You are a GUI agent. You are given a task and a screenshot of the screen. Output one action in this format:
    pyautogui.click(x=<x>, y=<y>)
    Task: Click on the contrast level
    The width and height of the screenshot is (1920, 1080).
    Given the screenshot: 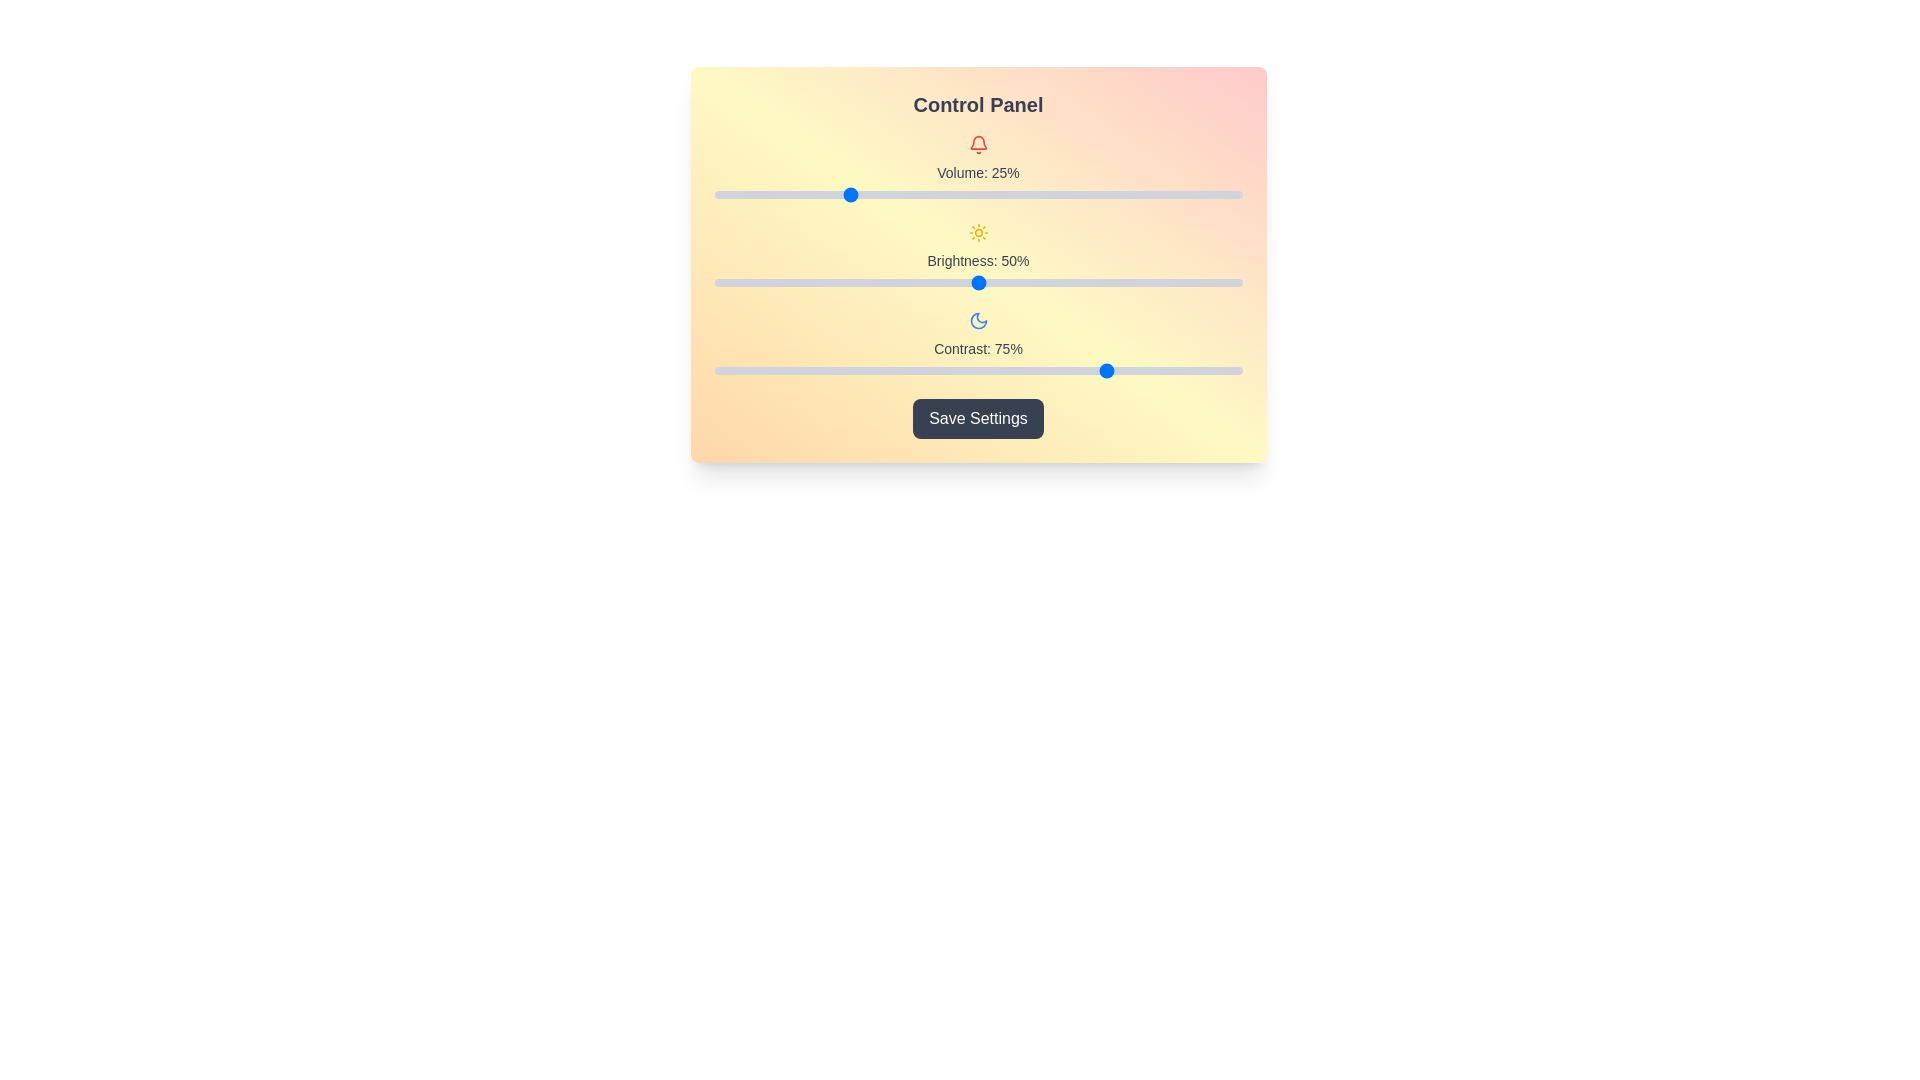 What is the action you would take?
    pyautogui.click(x=776, y=370)
    